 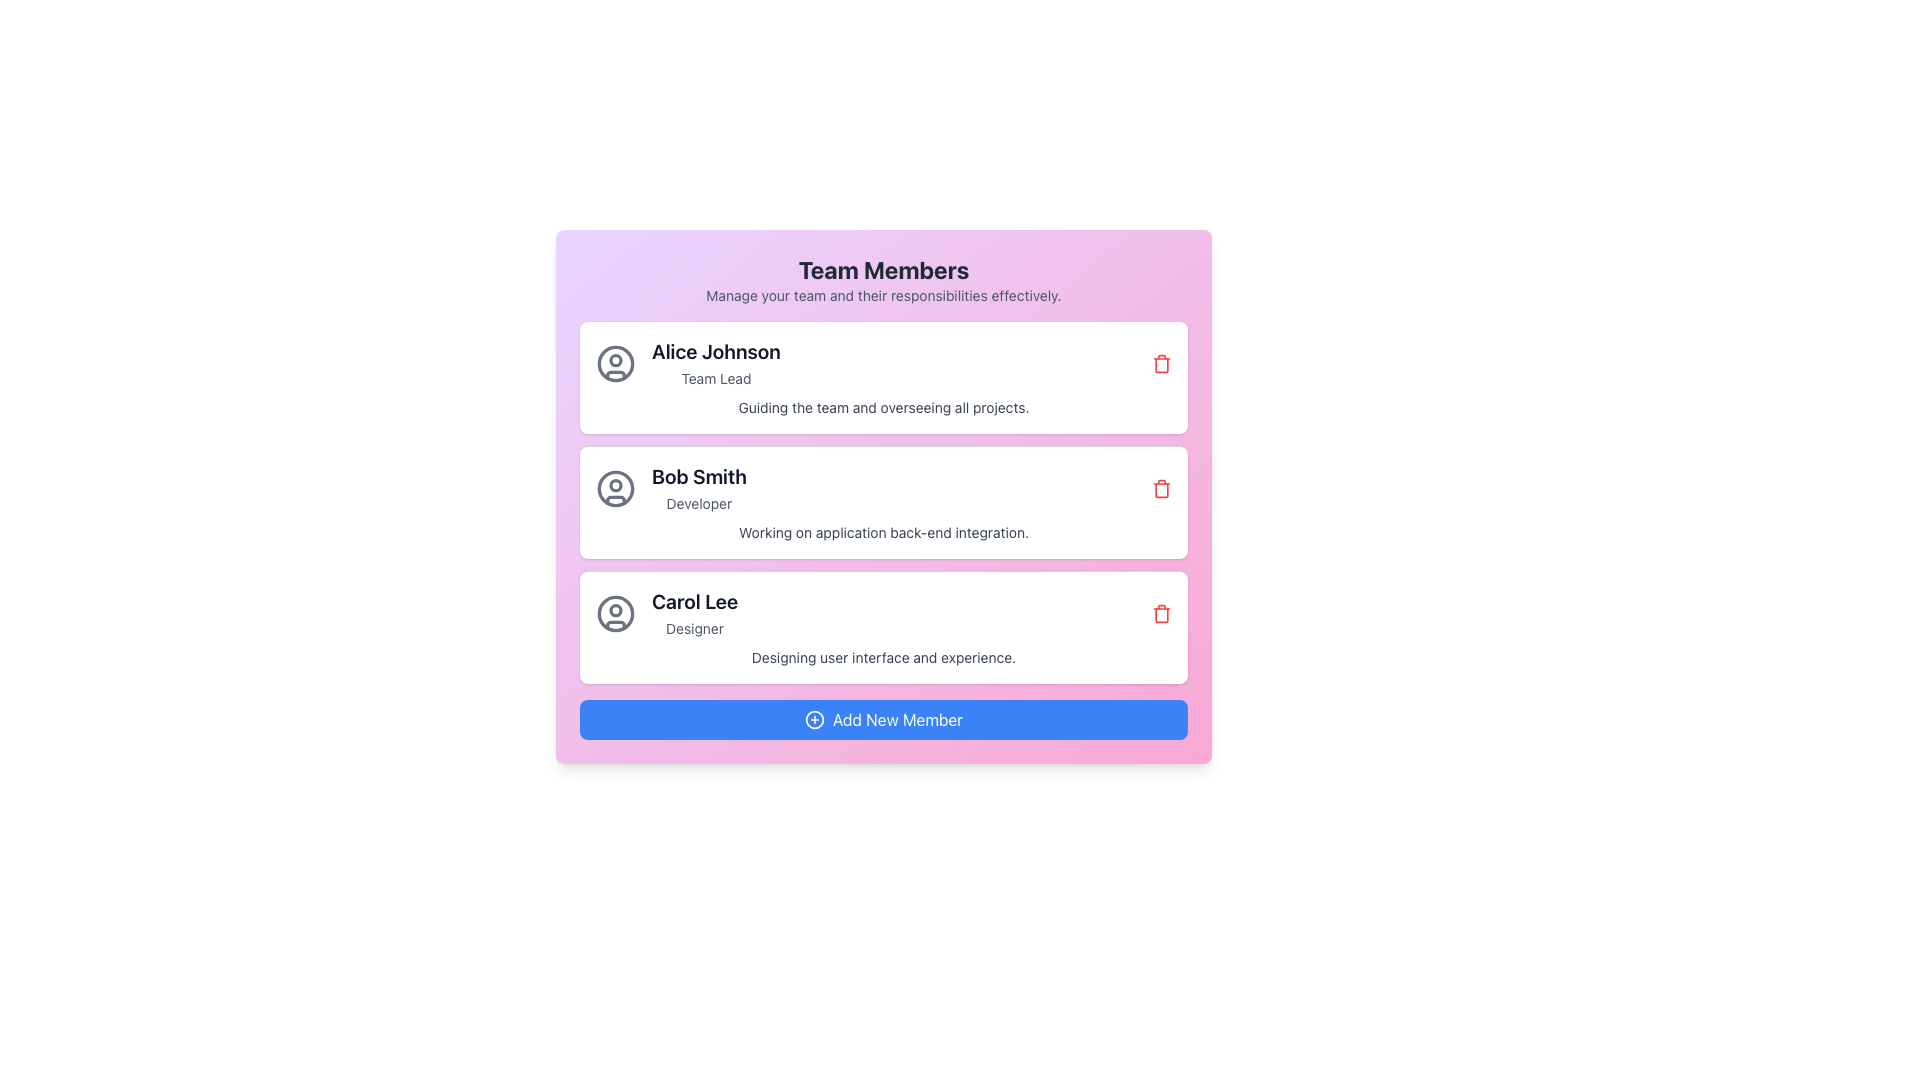 What do you see at coordinates (671, 489) in the screenshot?
I see `the Profile Display Component for user 'Bob Smith', which is the second entry in the profile list` at bounding box center [671, 489].